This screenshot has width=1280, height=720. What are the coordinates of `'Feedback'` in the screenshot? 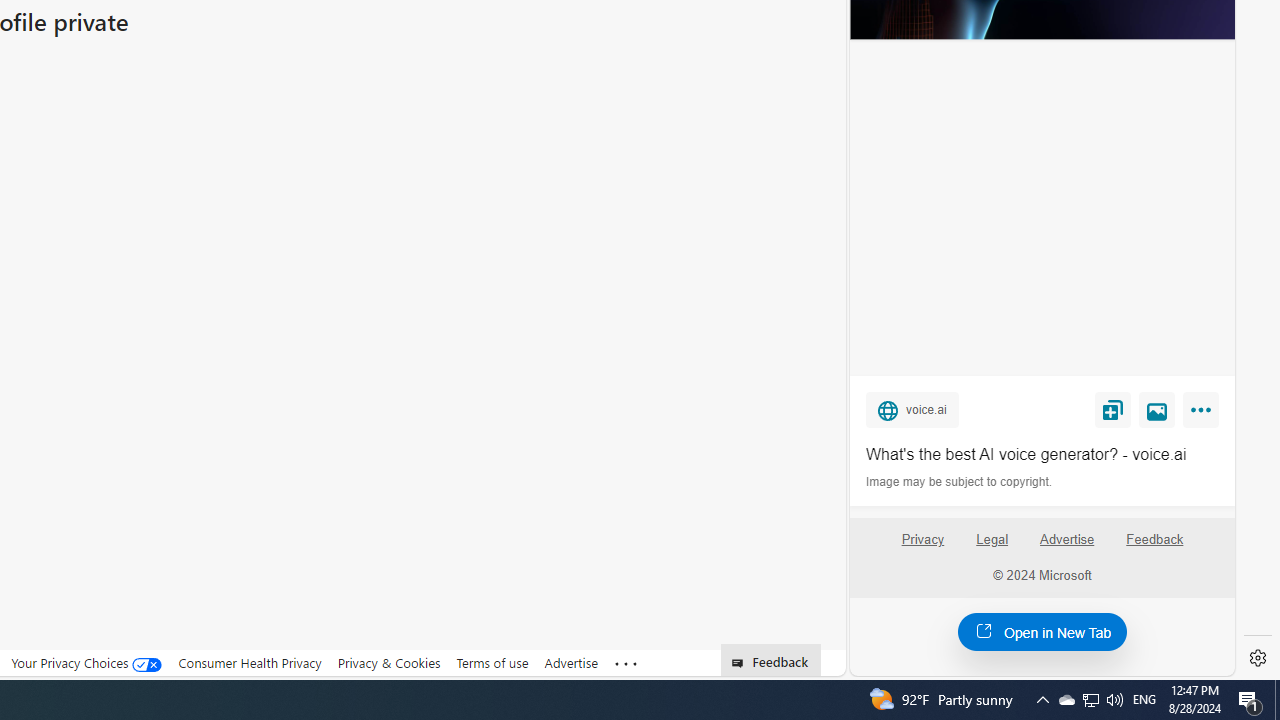 It's located at (1155, 538).